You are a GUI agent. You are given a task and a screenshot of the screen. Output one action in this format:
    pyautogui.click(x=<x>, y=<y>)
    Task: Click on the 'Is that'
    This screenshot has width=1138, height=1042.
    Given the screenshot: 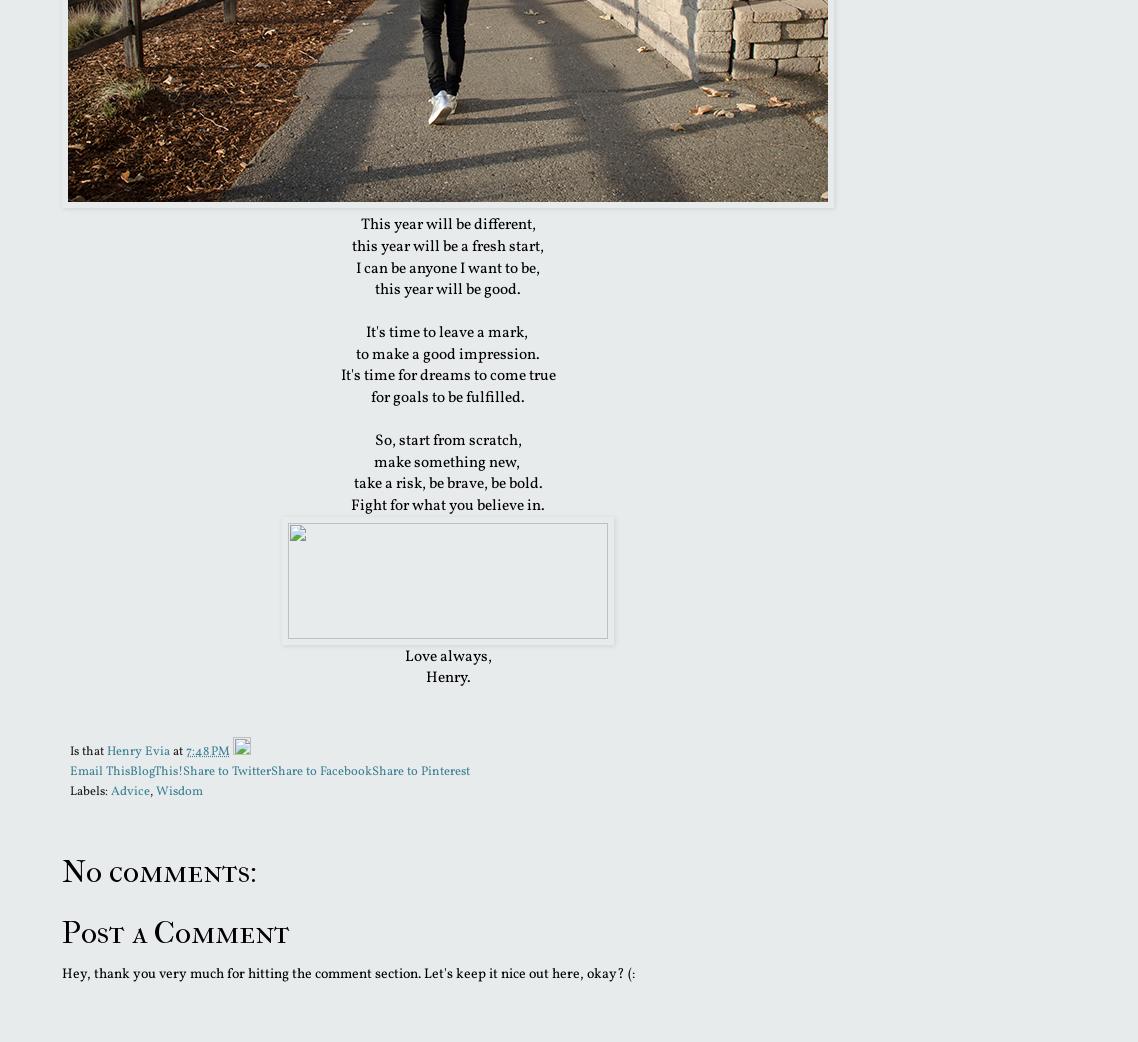 What is the action you would take?
    pyautogui.click(x=87, y=749)
    